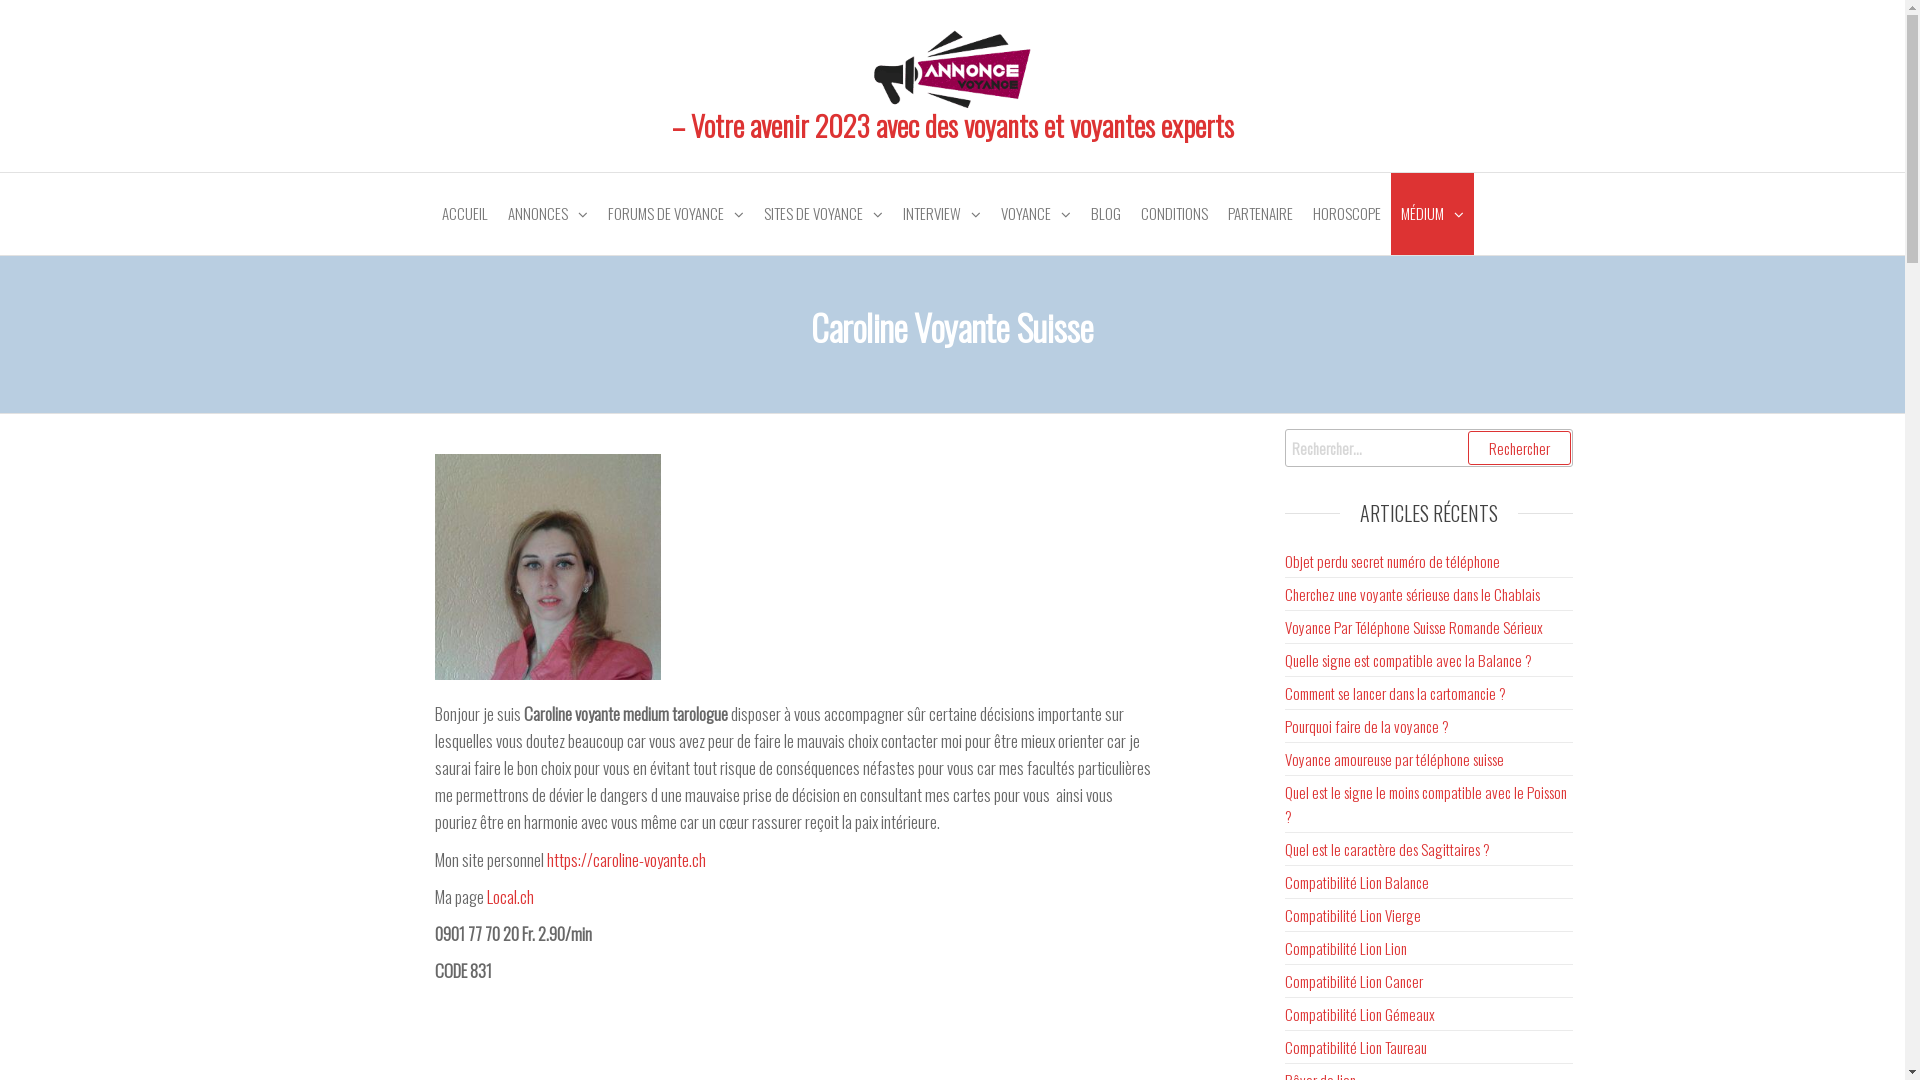 The height and width of the screenshot is (1080, 1920). What do you see at coordinates (939, 213) in the screenshot?
I see `'INTERVIEW'` at bounding box center [939, 213].